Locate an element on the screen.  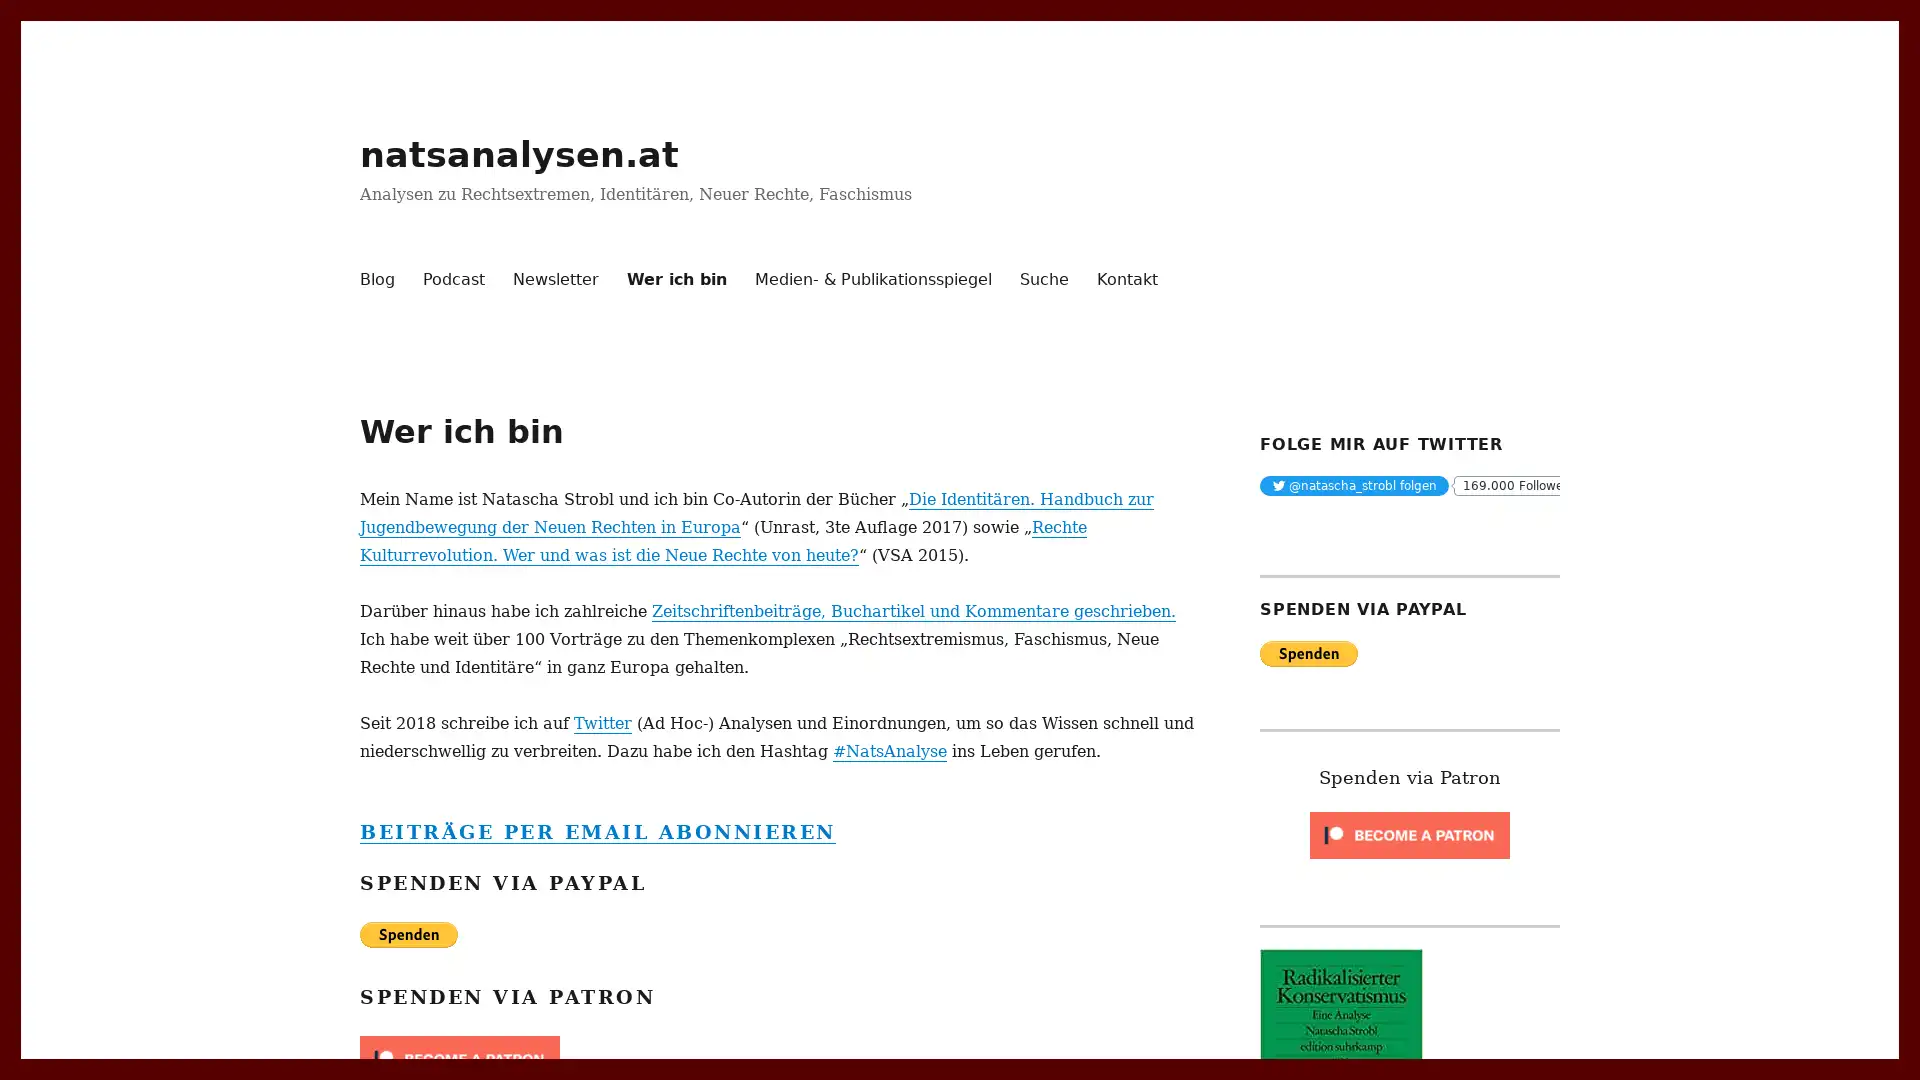
PayPal - The safer, easier way to pay online. is located at coordinates (407, 933).